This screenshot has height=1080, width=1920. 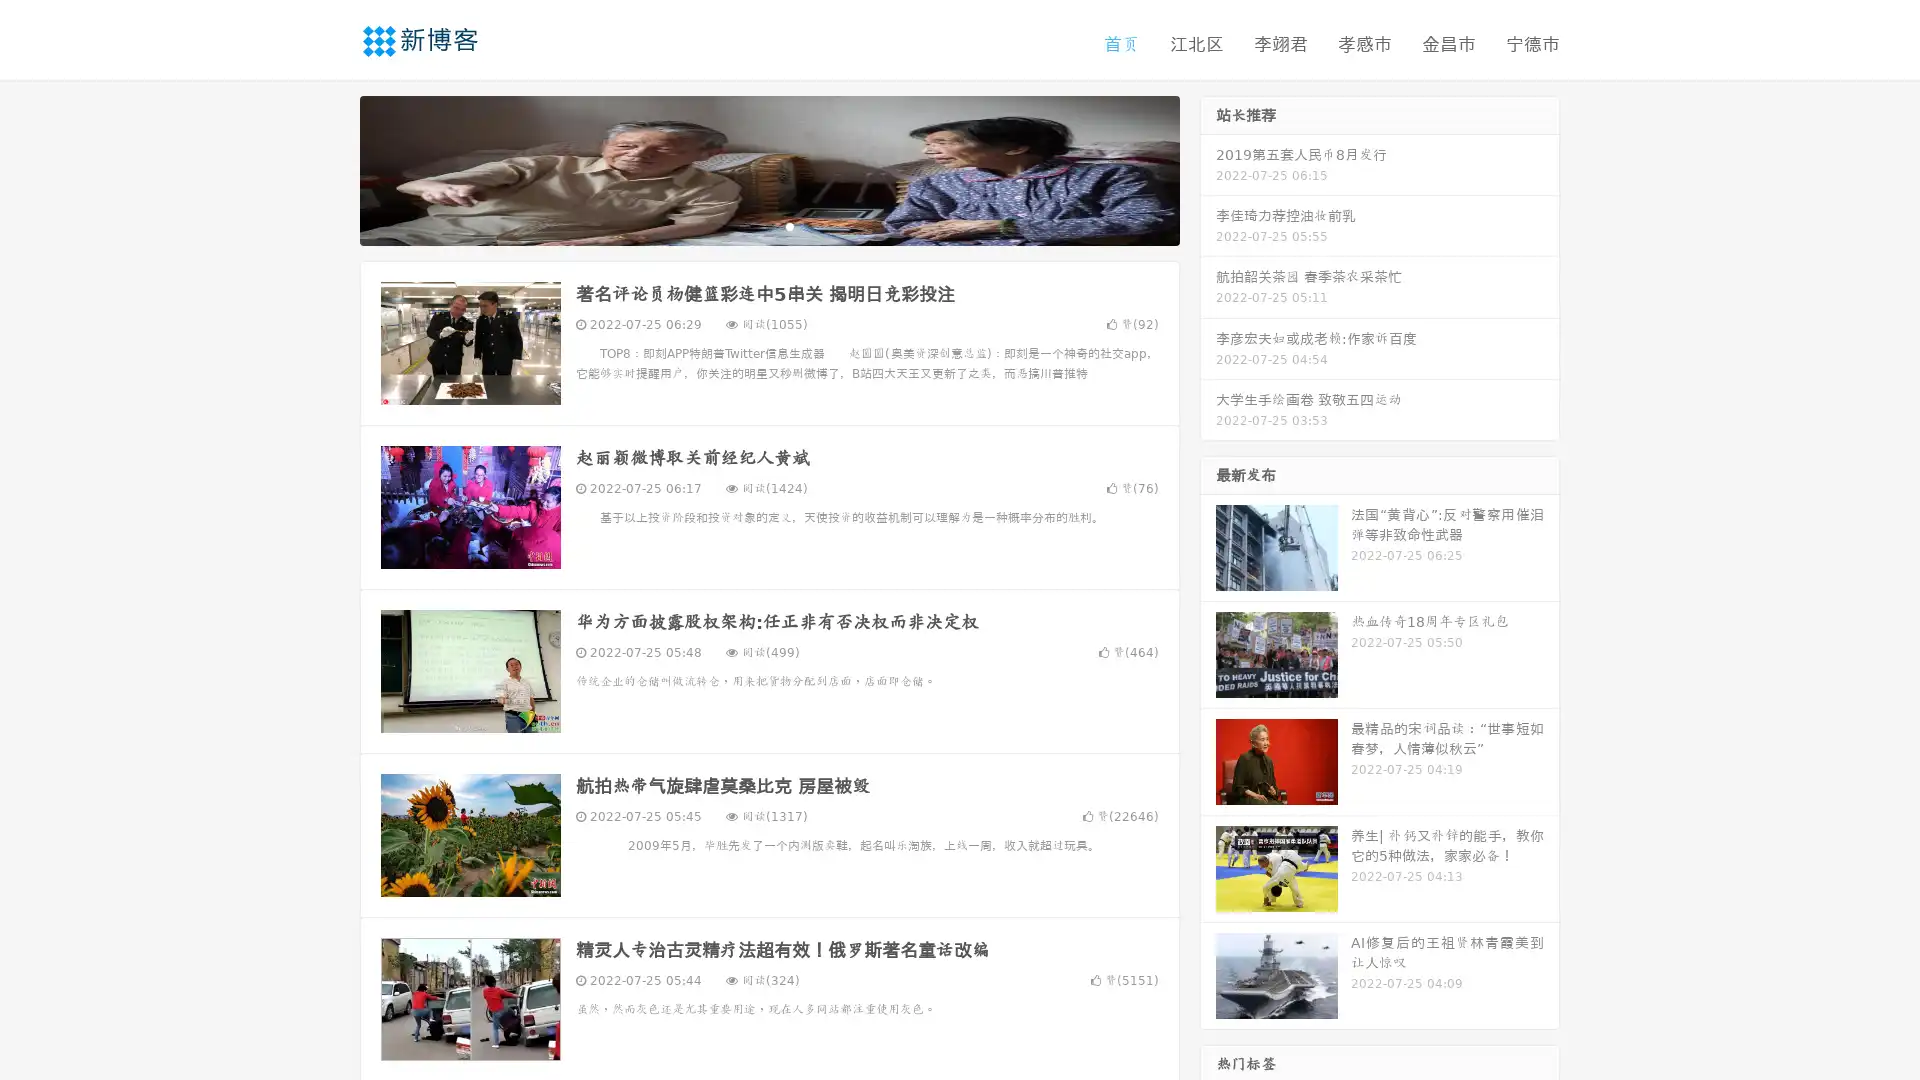 What do you see at coordinates (748, 225) in the screenshot?
I see `Go to slide 1` at bounding box center [748, 225].